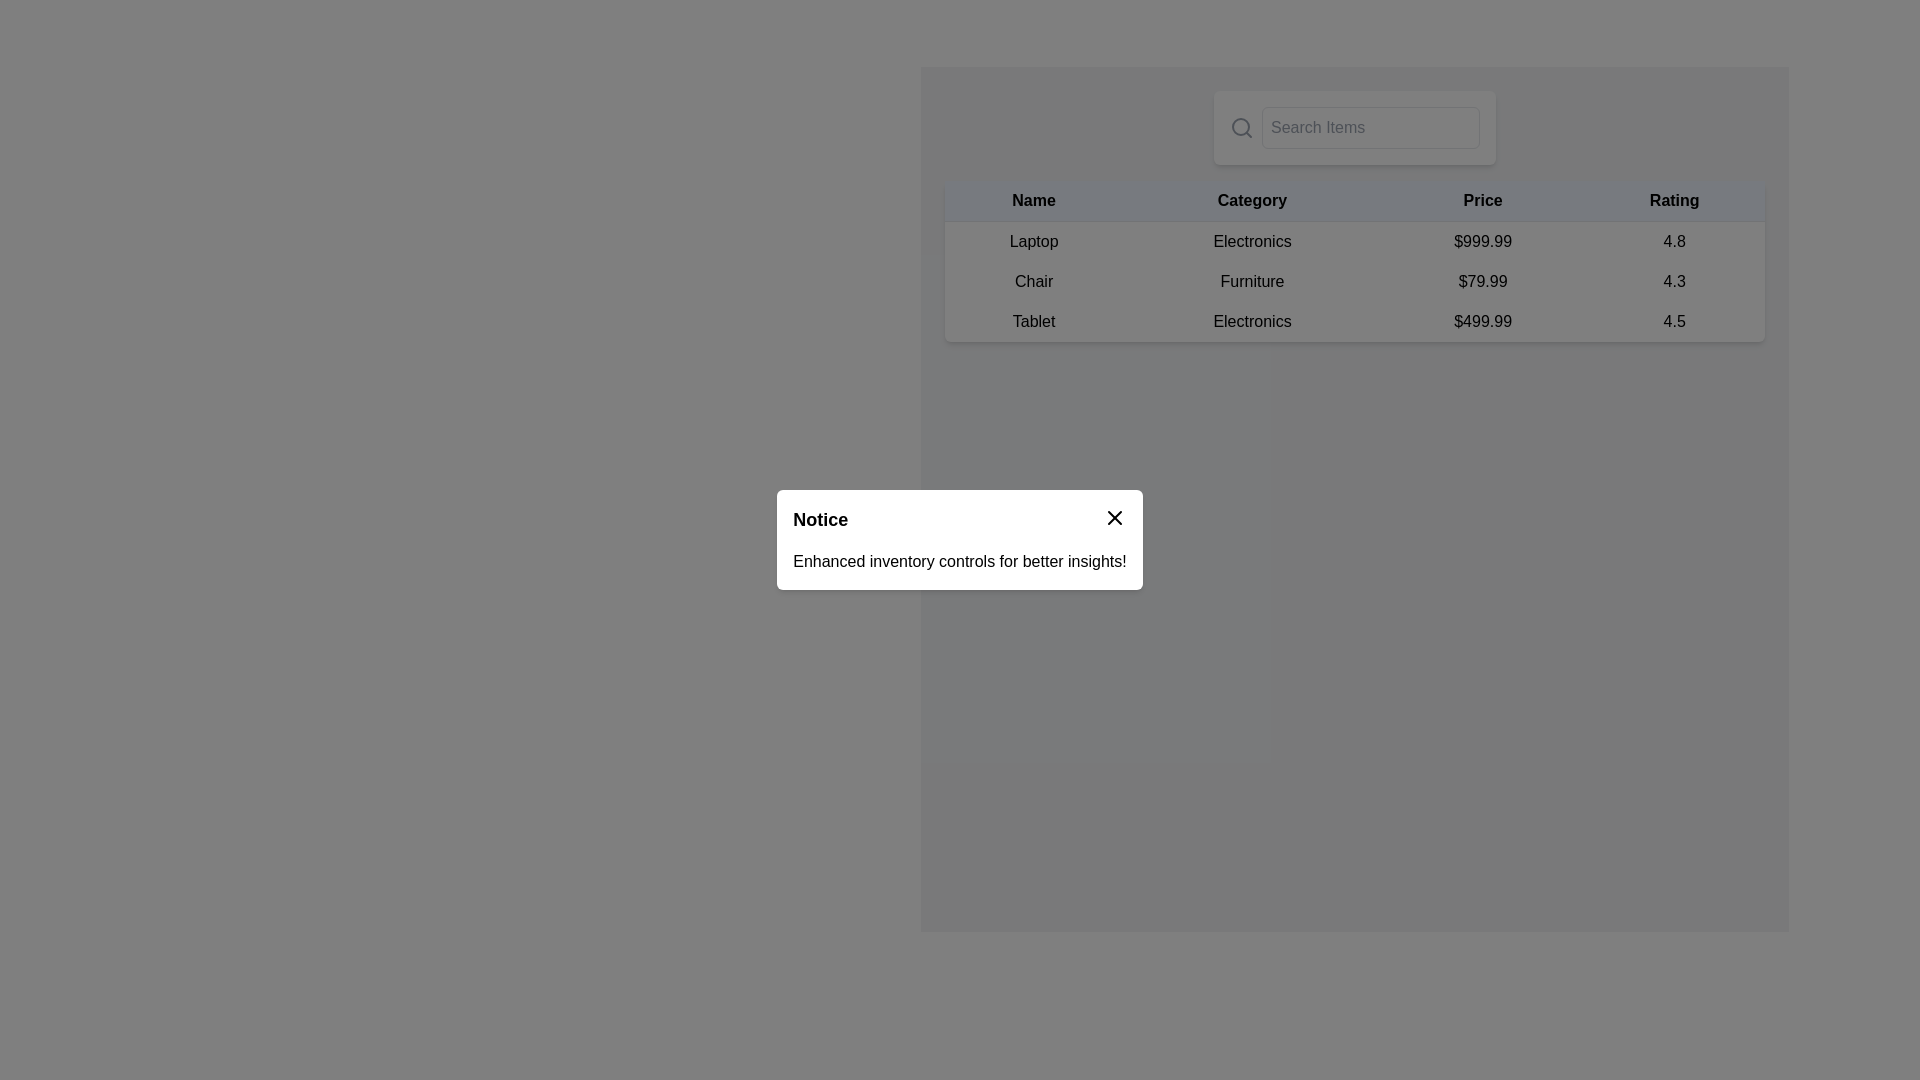  What do you see at coordinates (1034, 201) in the screenshot?
I see `column label of the 'Name' header, which is the leftmost header in the table header row` at bounding box center [1034, 201].